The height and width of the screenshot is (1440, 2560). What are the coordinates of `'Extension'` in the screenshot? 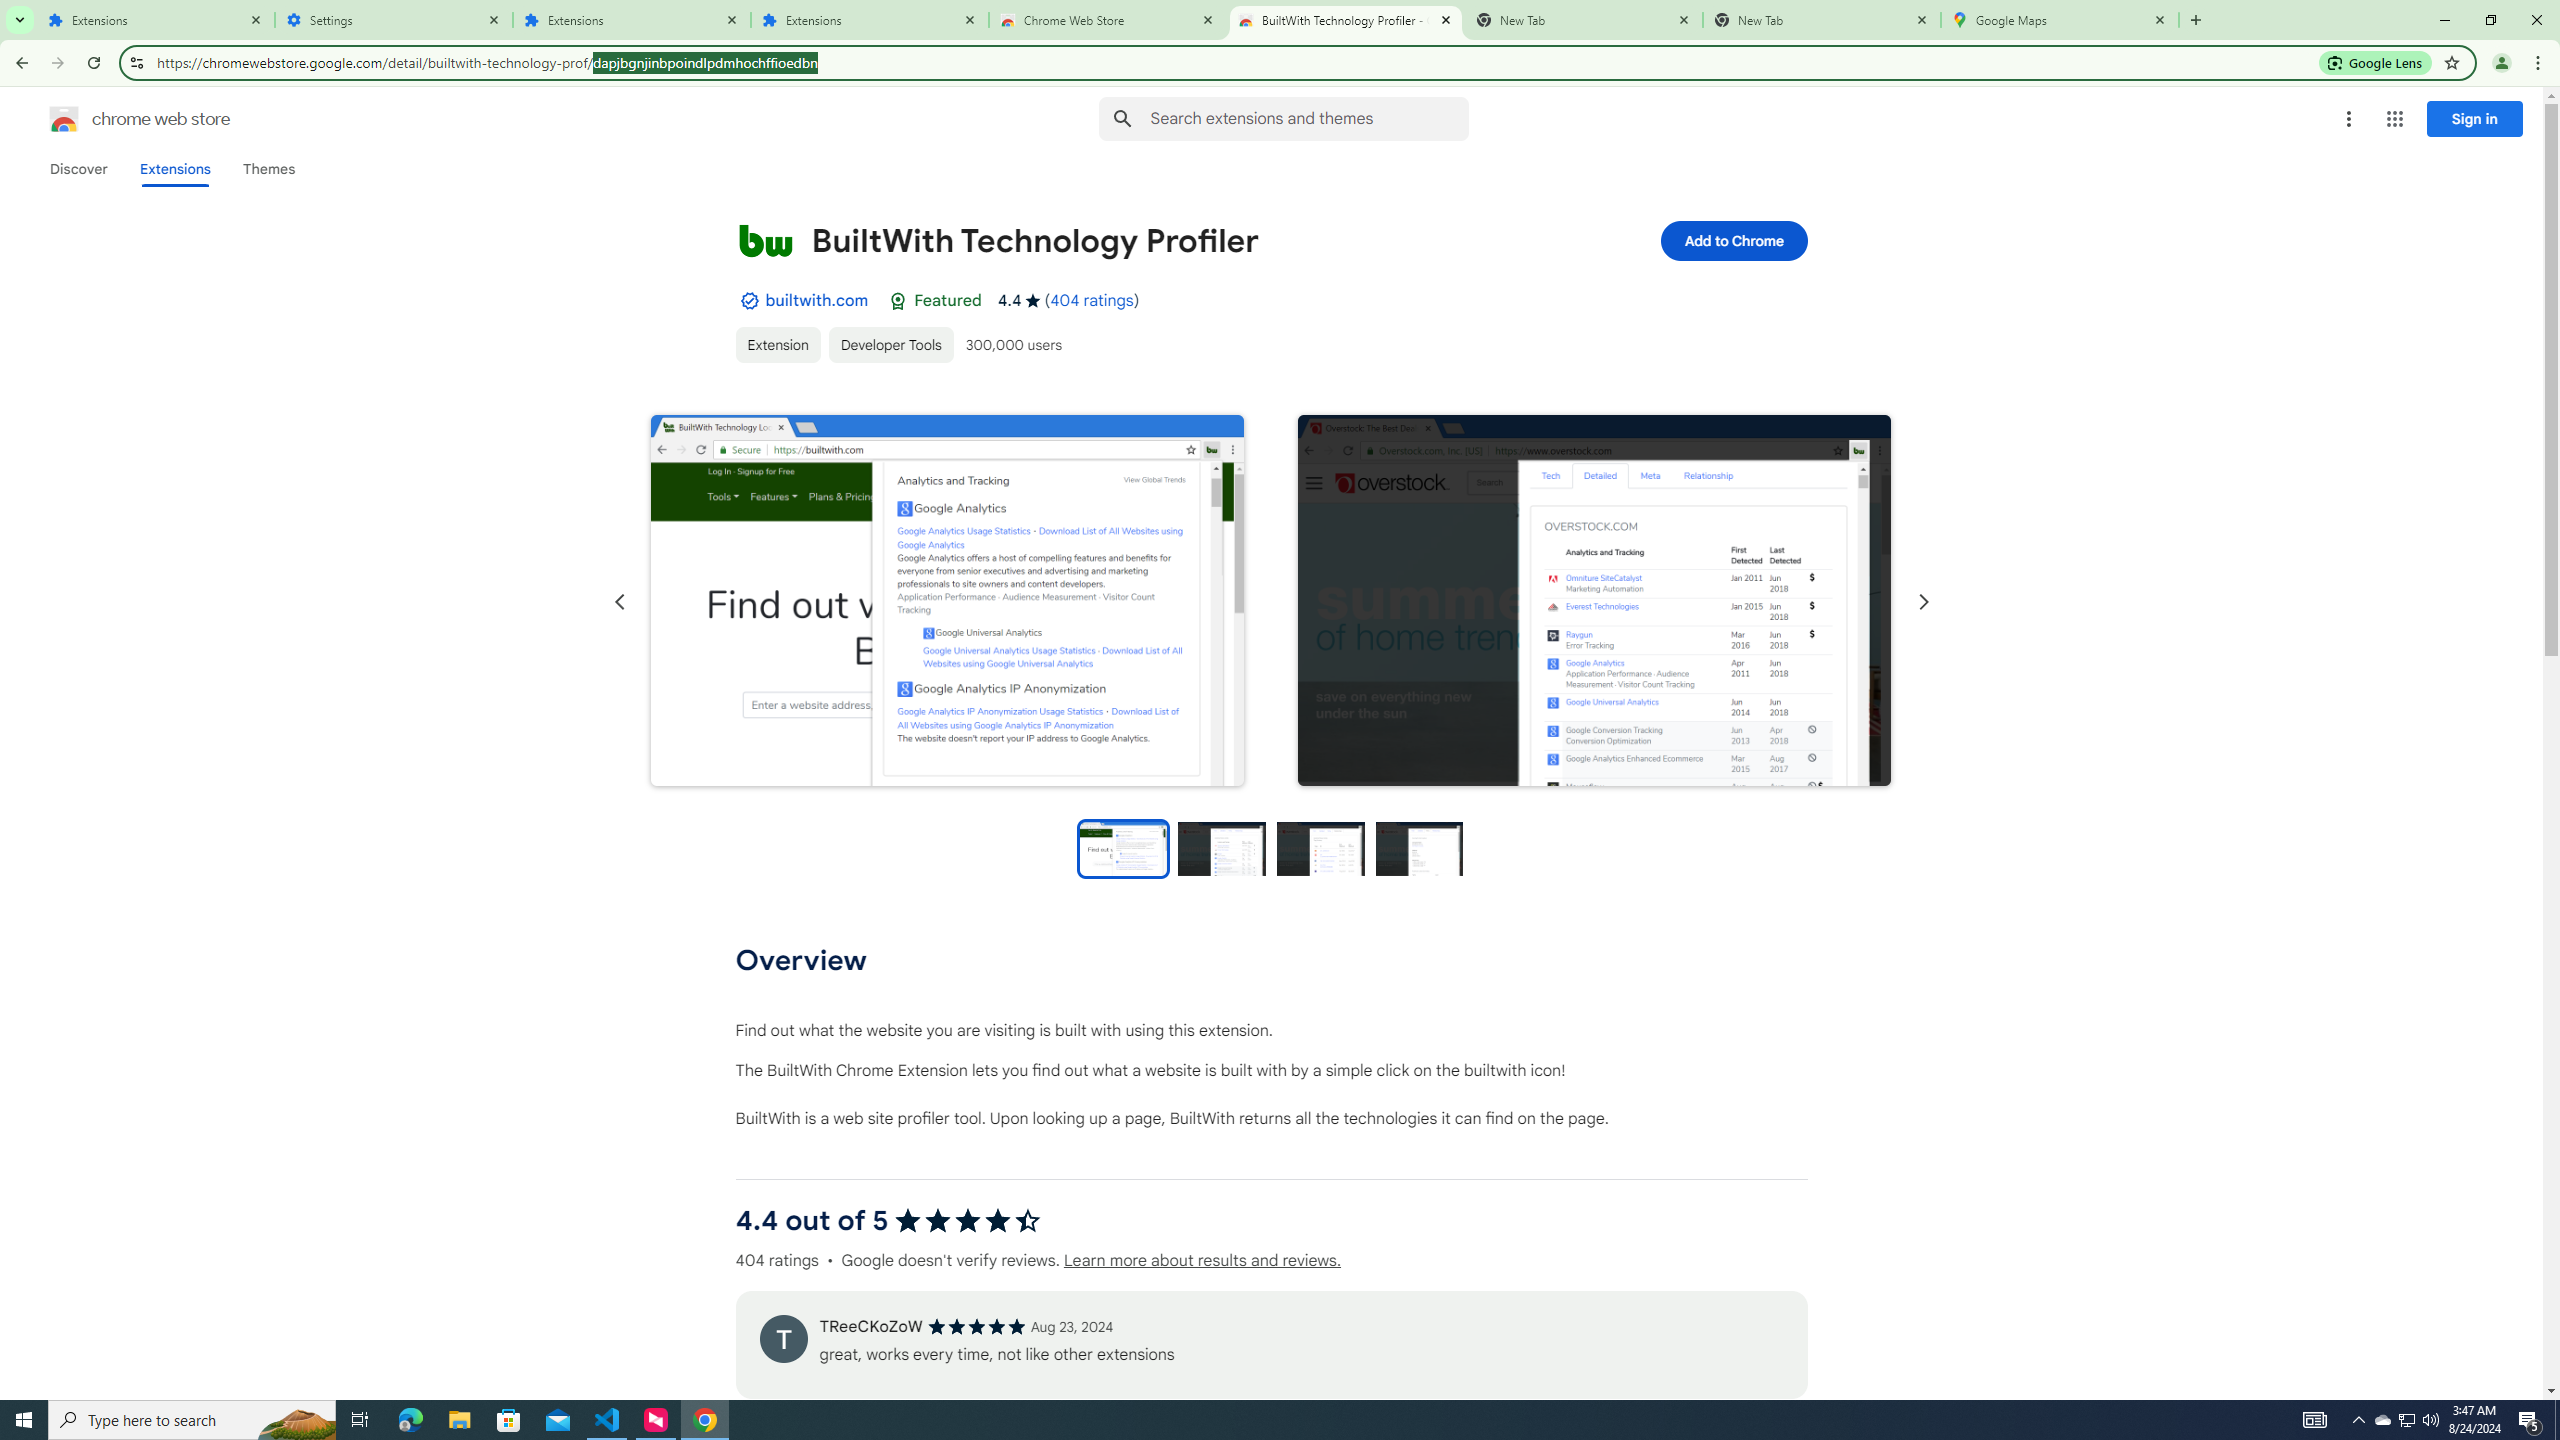 It's located at (778, 344).